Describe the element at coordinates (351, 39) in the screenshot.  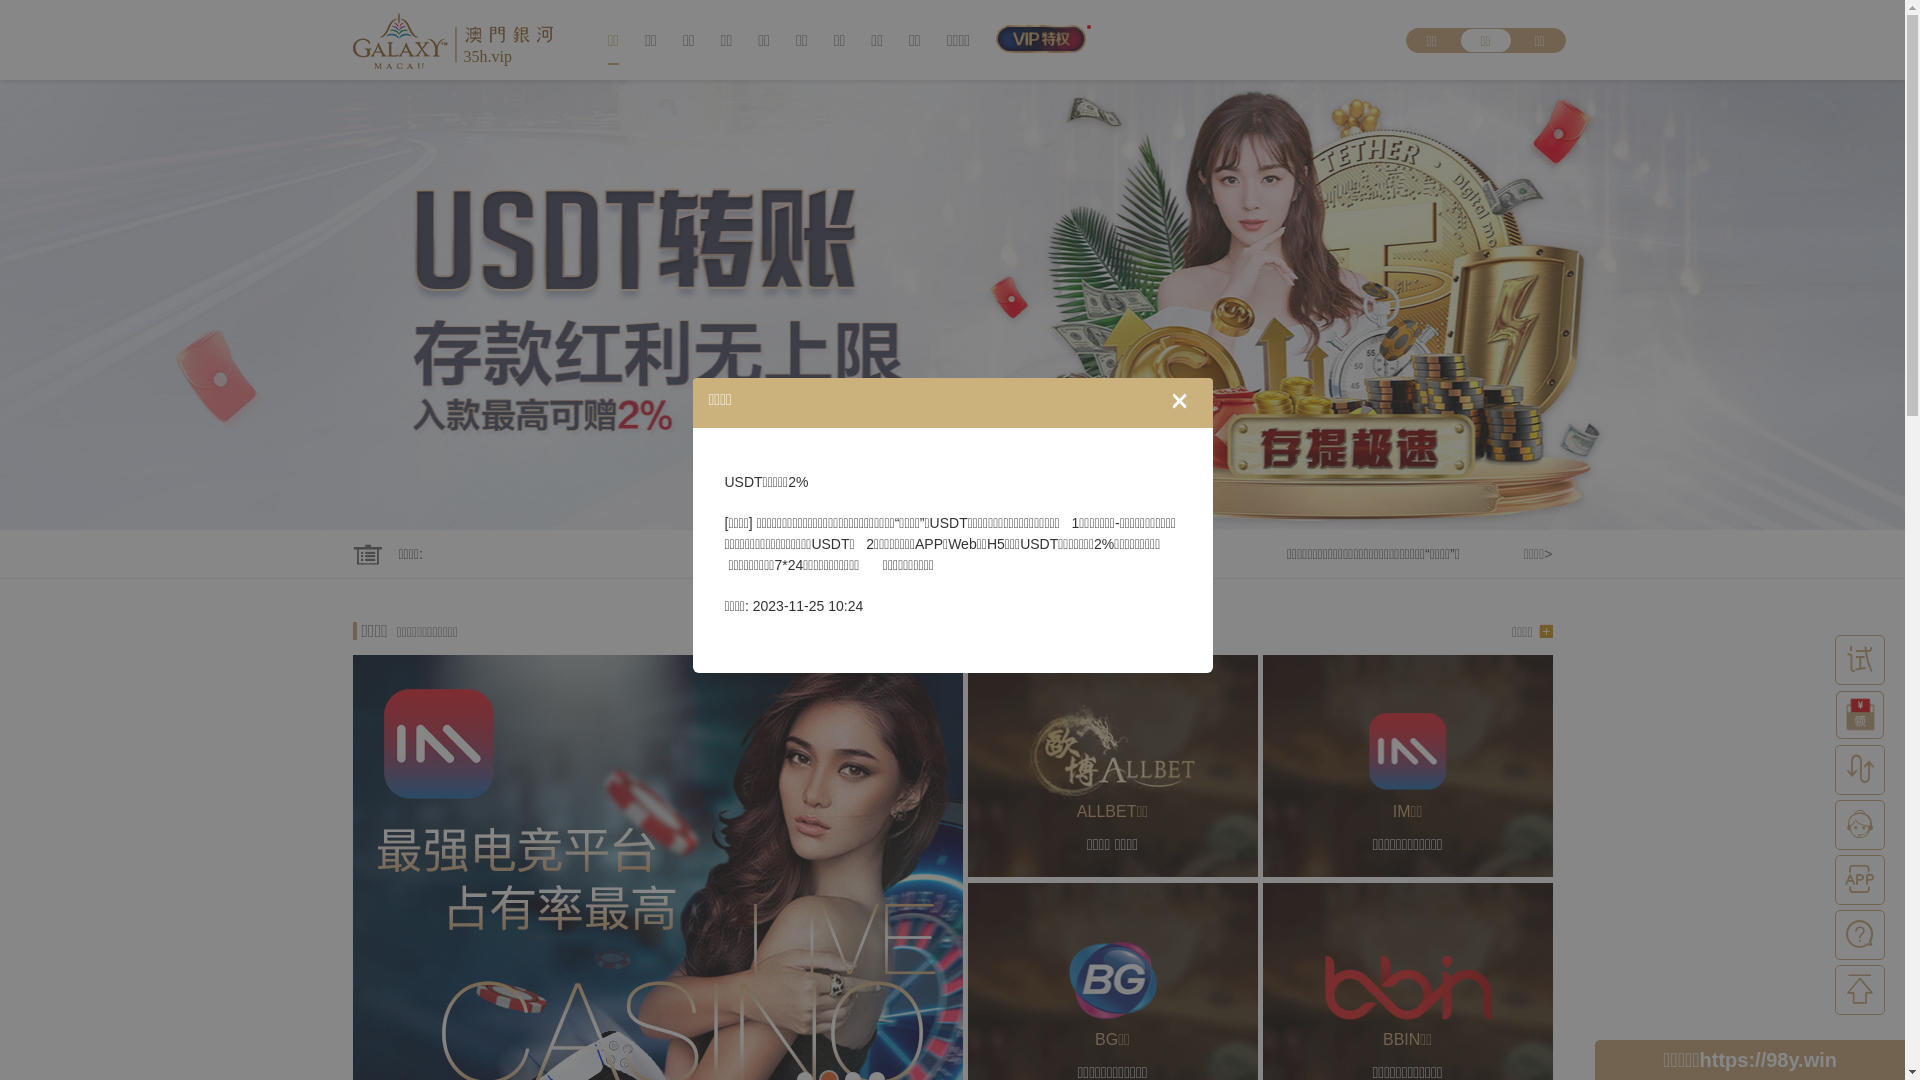
I see `'33h.vip'` at that location.